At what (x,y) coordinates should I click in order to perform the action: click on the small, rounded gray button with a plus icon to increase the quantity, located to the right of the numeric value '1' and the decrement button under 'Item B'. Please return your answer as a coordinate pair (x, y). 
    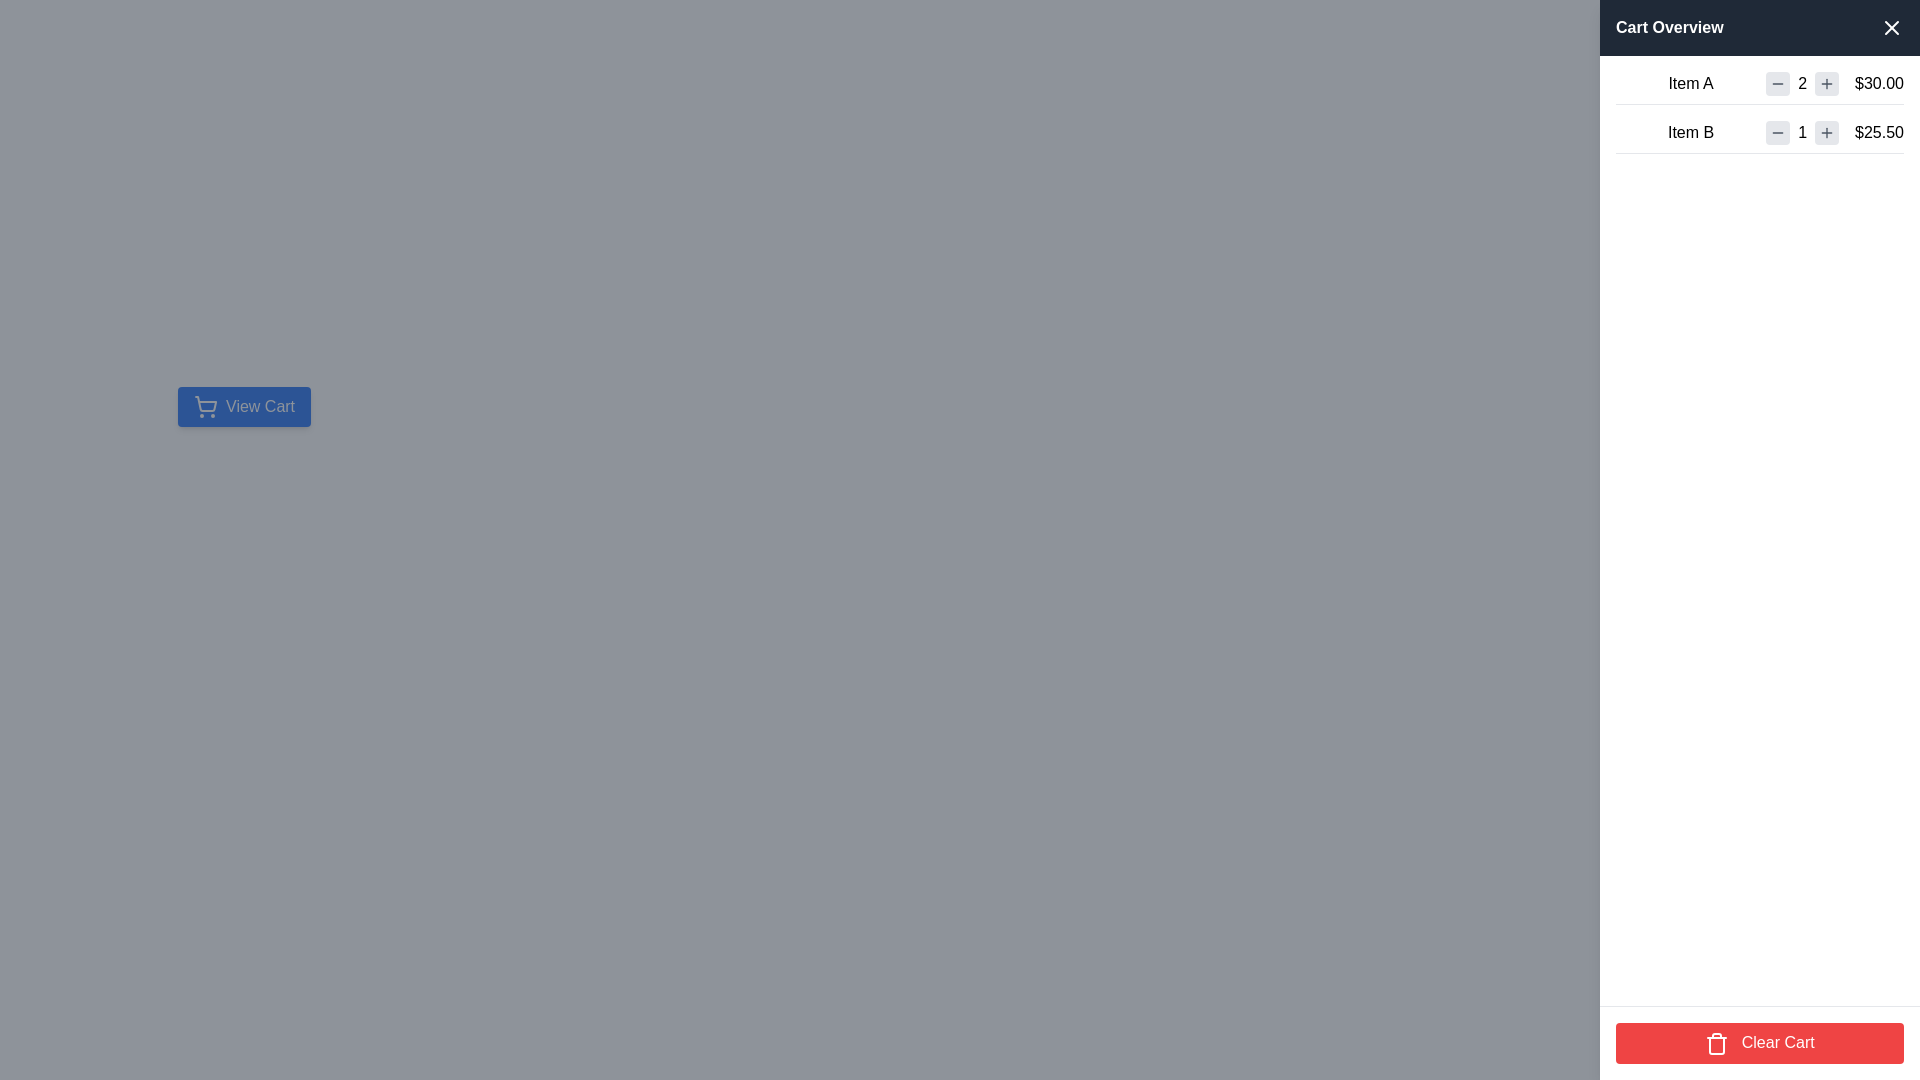
    Looking at the image, I should click on (1827, 132).